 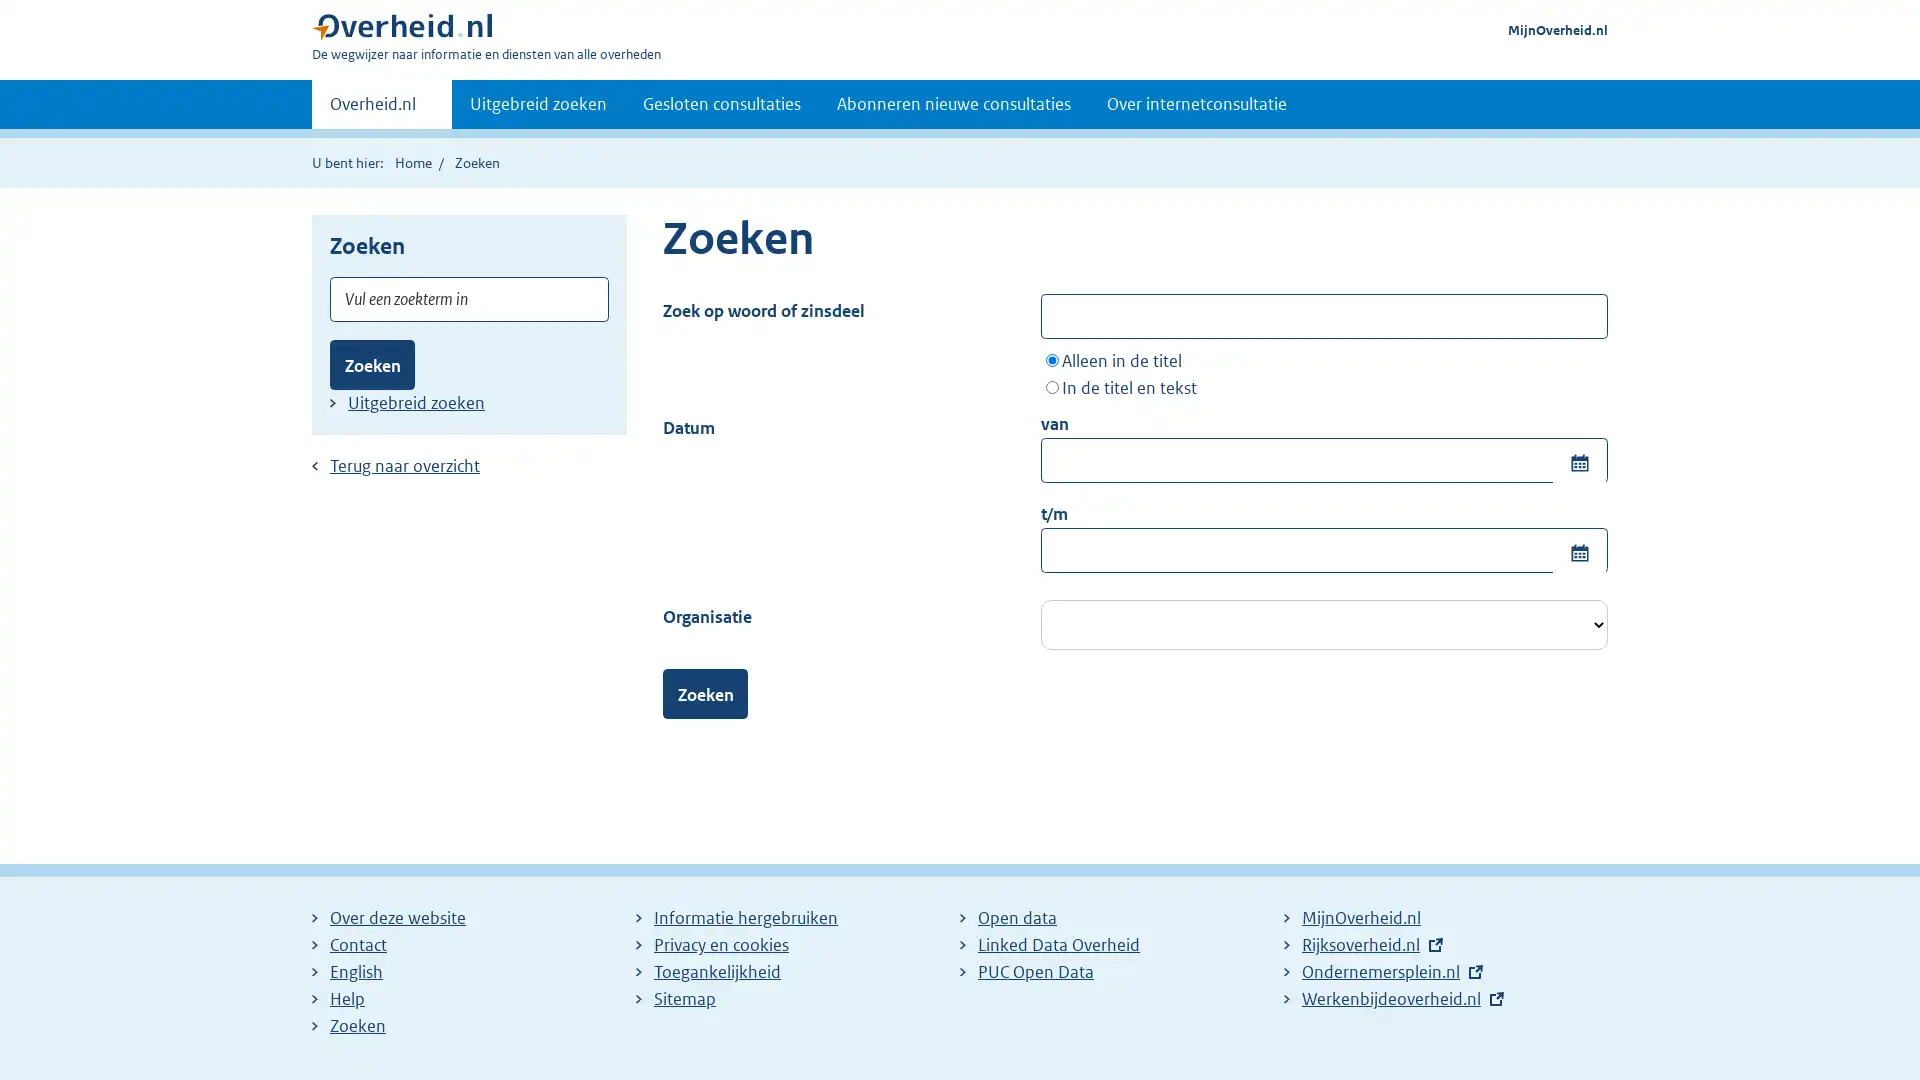 What do you see at coordinates (1578, 462) in the screenshot?
I see `Toon kalender` at bounding box center [1578, 462].